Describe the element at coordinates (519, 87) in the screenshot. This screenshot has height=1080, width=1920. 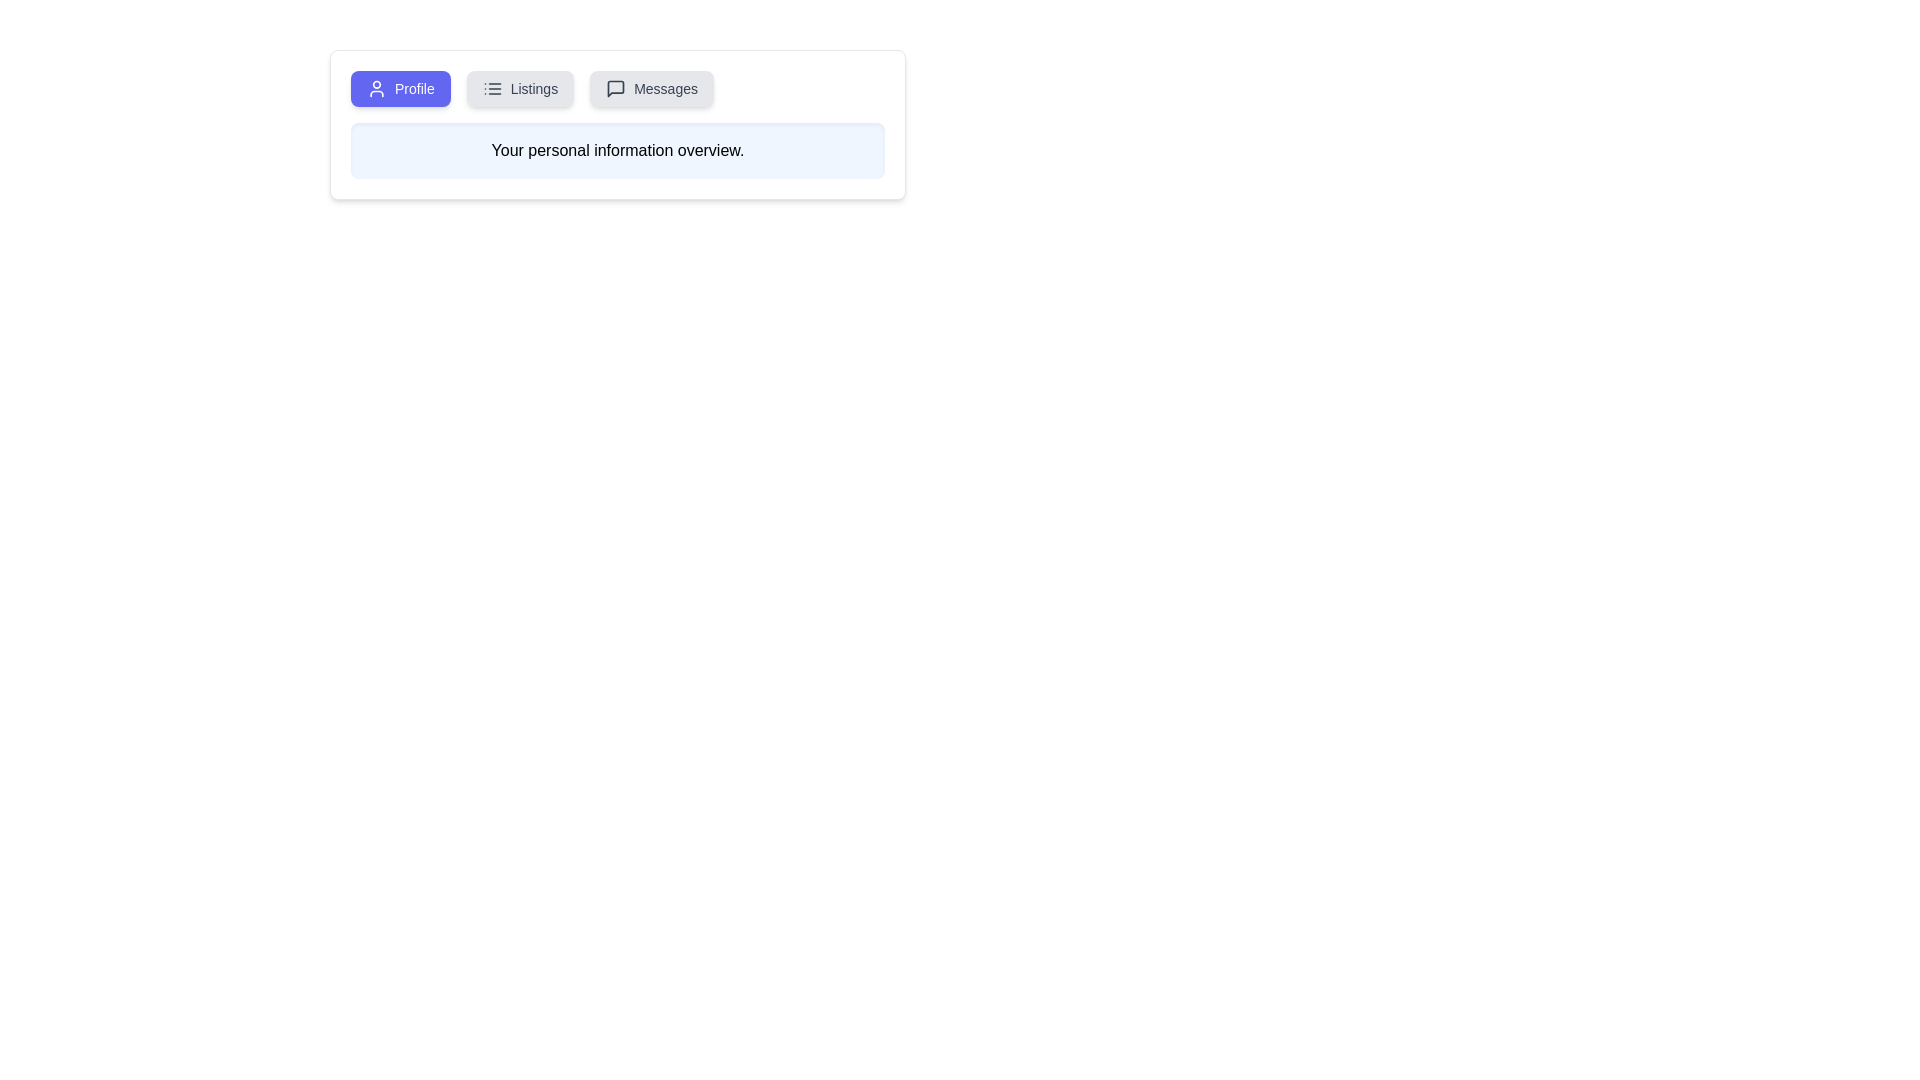
I see `the Listings tab by clicking on it` at that location.